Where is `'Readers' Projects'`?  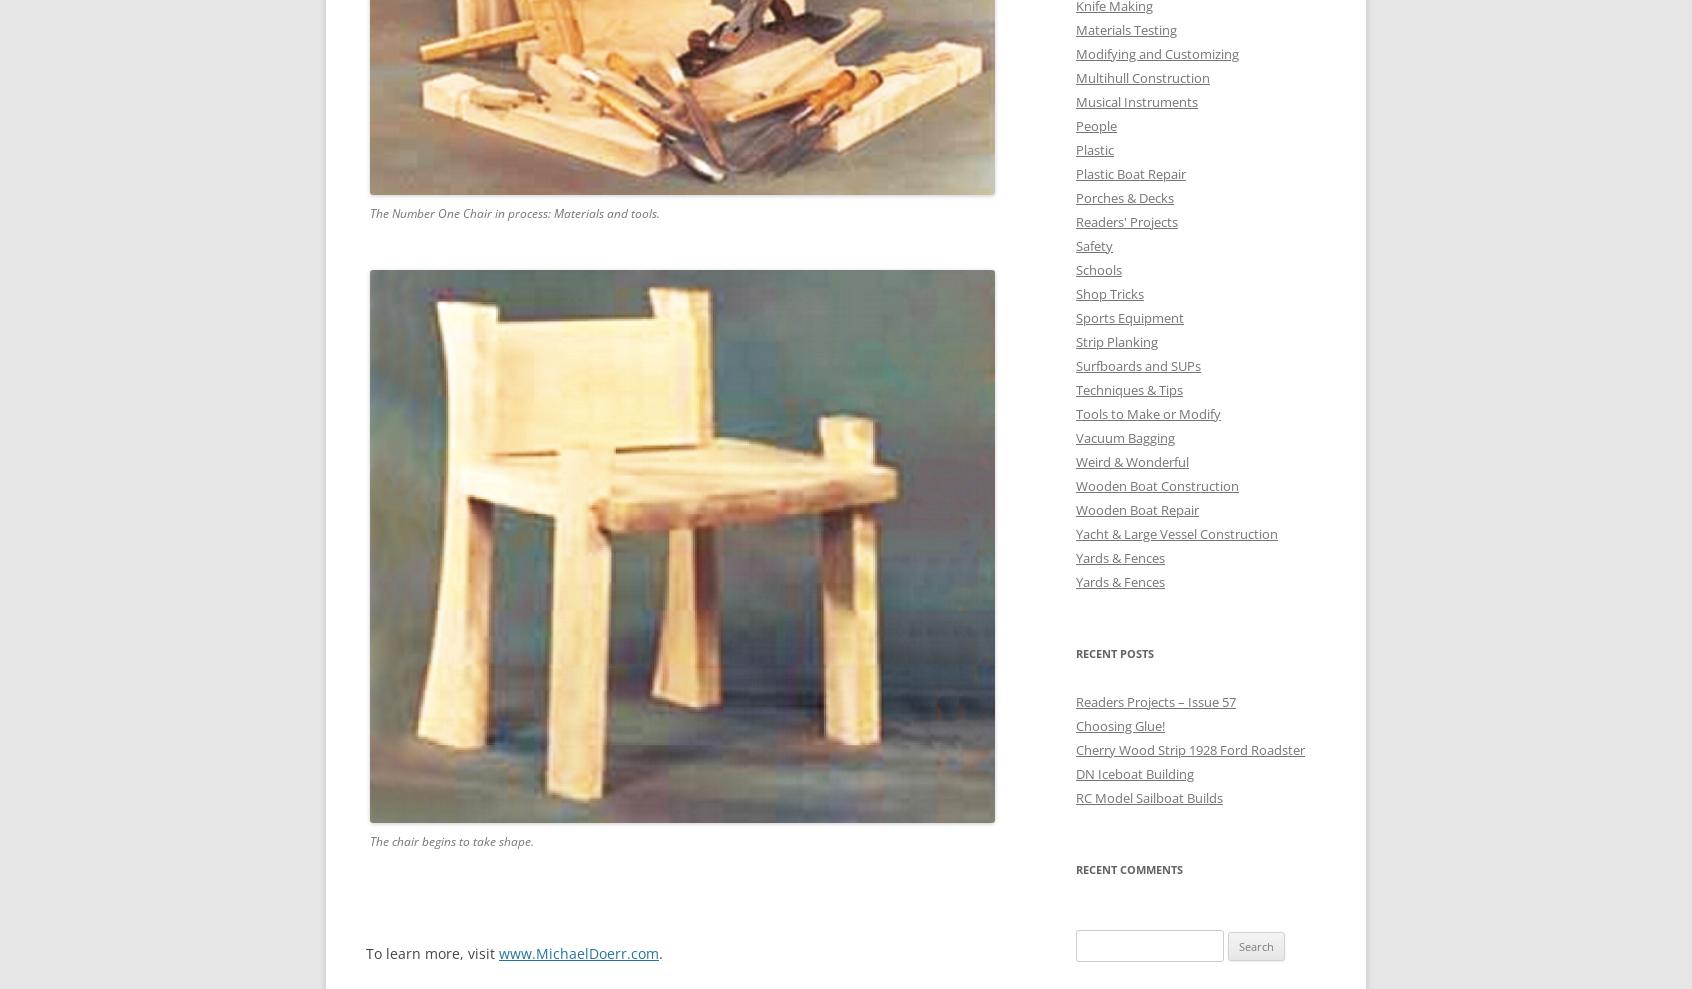
'Readers' Projects' is located at coordinates (1127, 220).